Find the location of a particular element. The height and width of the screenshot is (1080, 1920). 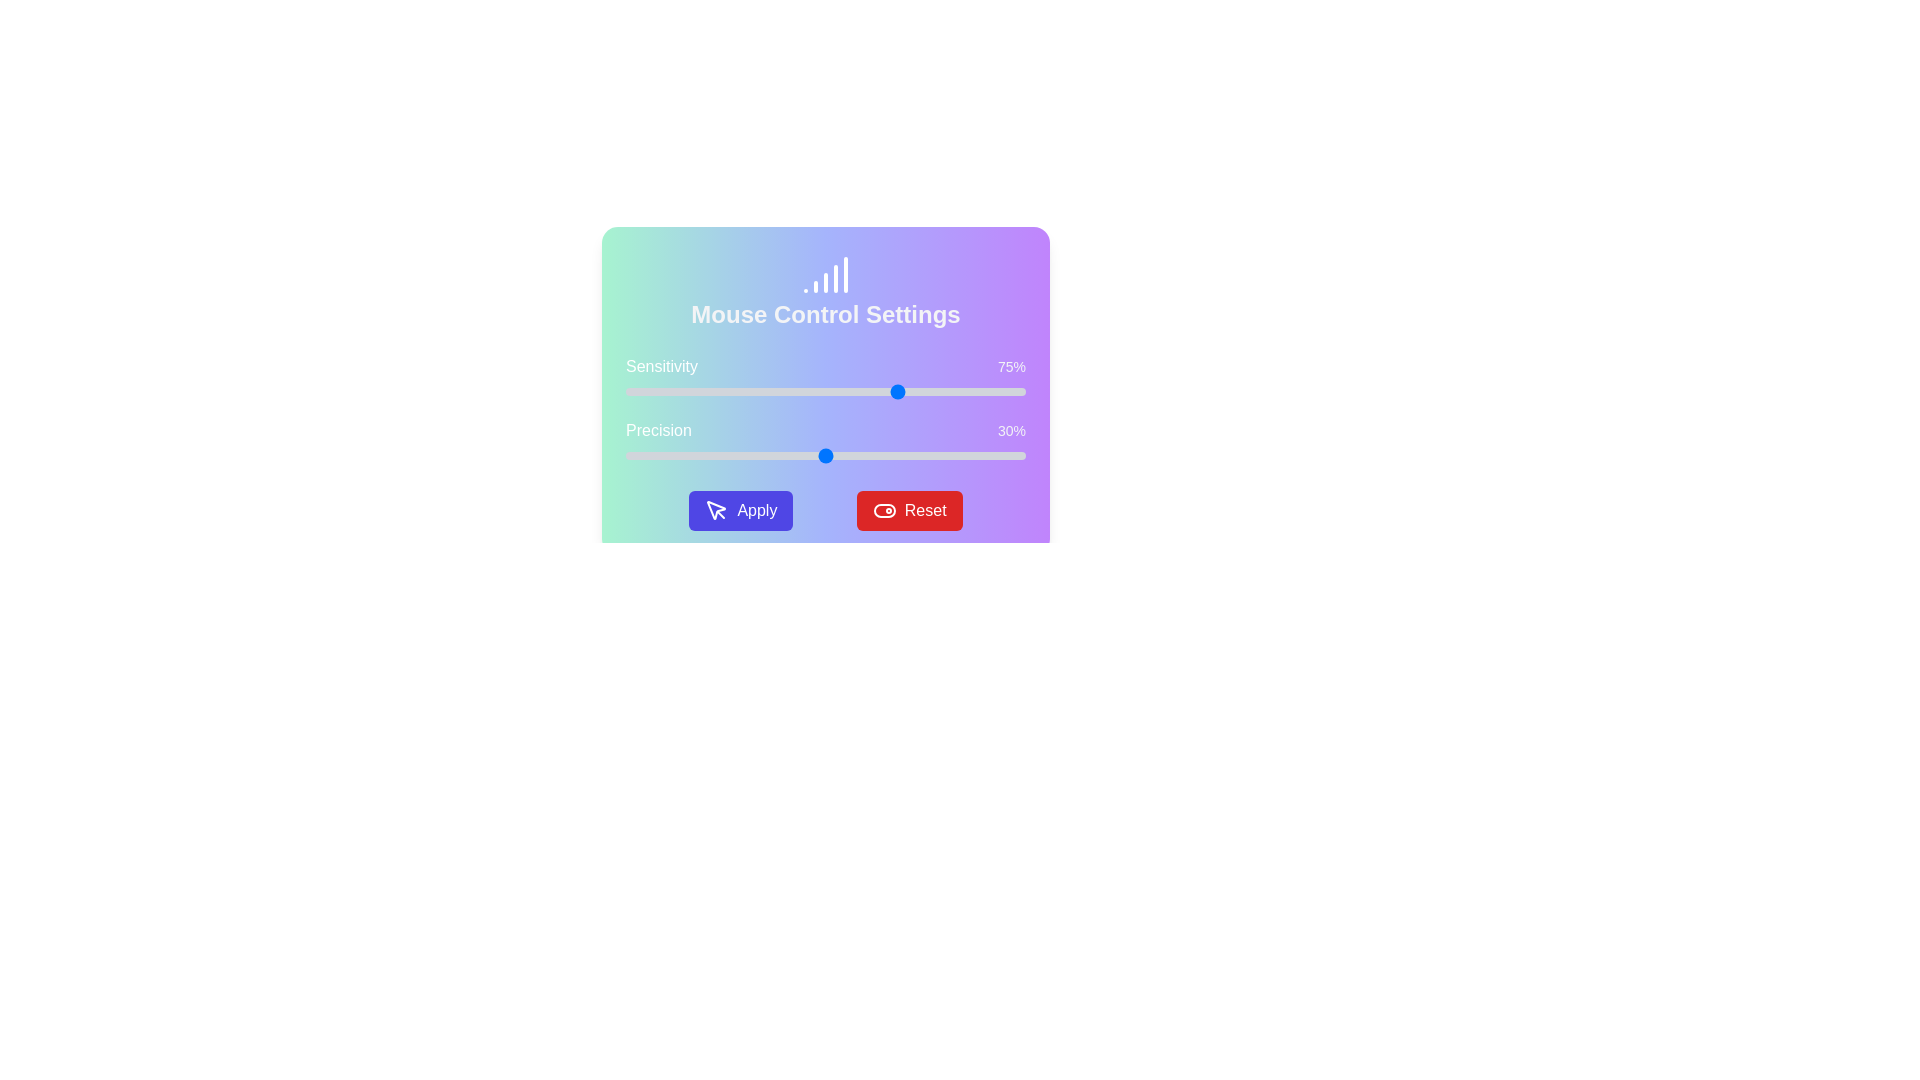

the precision is located at coordinates (696, 455).